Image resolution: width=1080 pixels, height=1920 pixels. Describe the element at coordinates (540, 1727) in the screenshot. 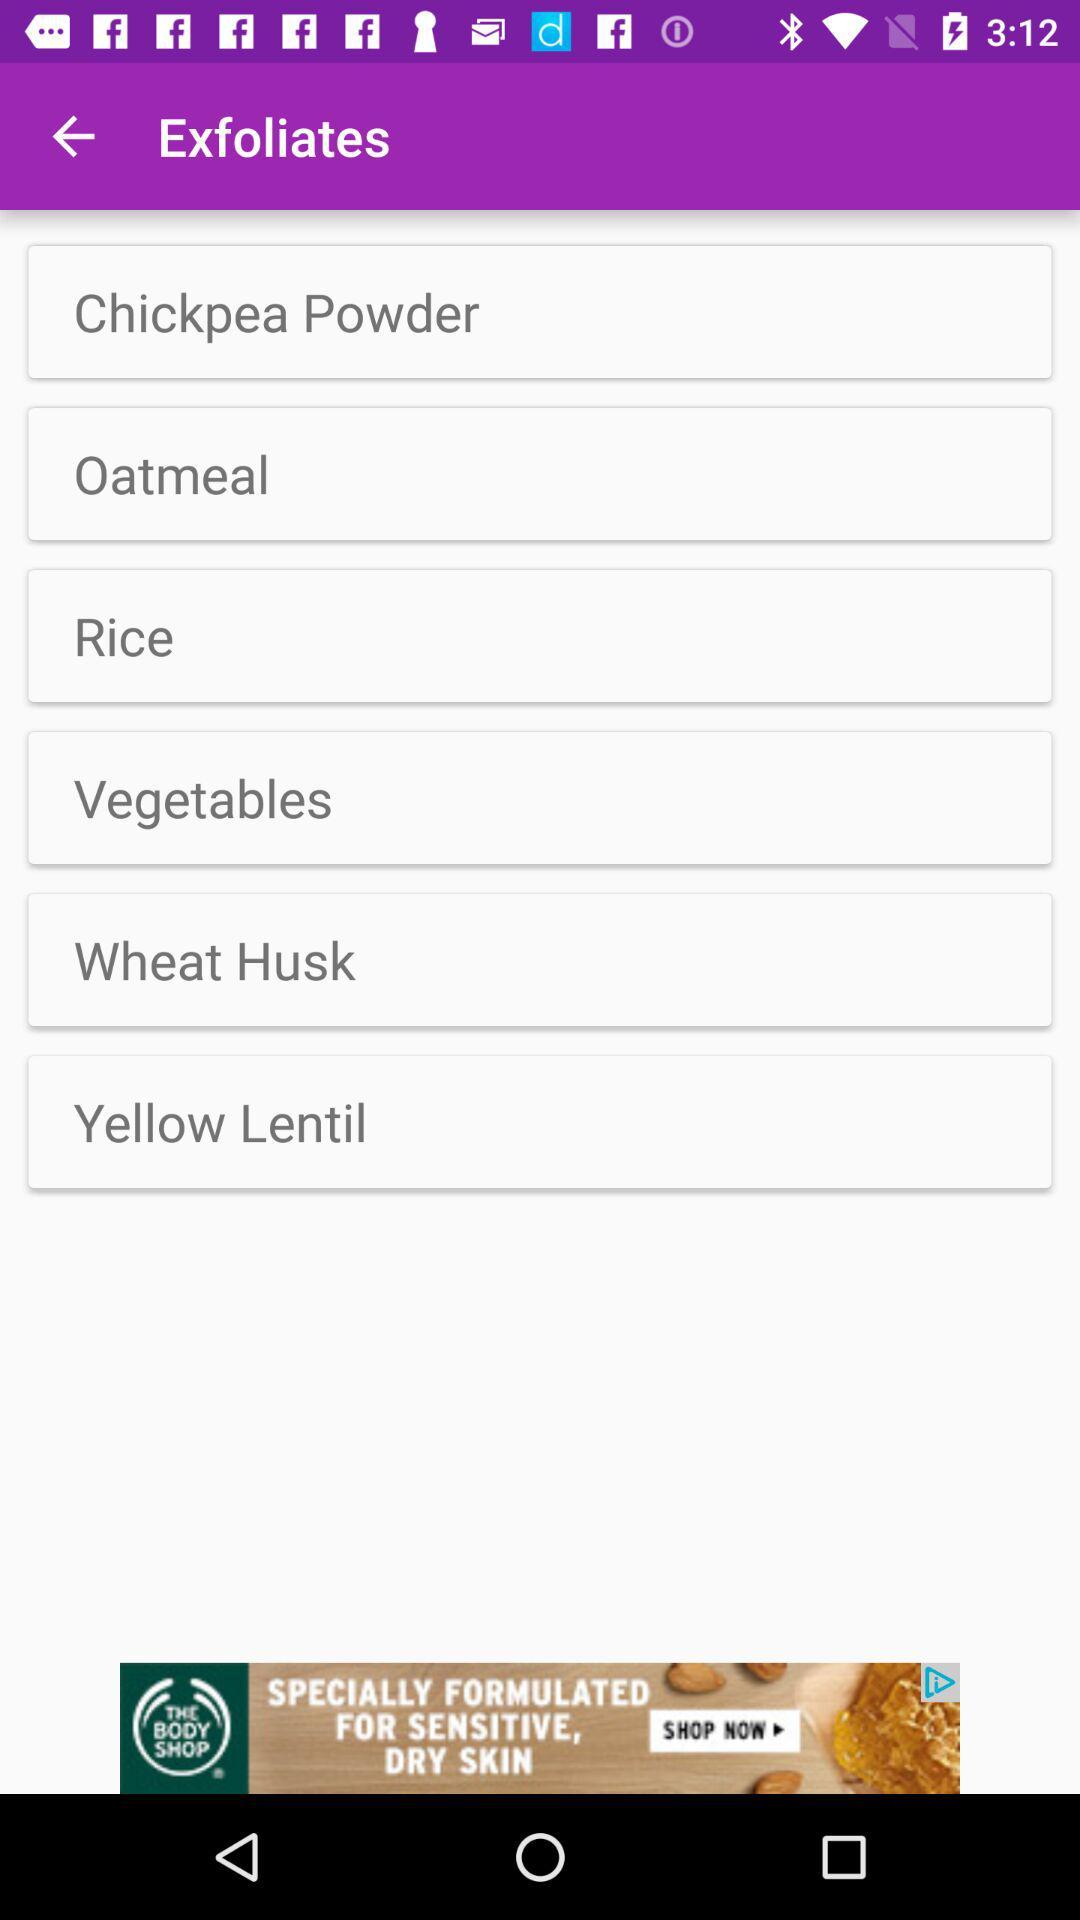

I see `advertisement the body shop` at that location.